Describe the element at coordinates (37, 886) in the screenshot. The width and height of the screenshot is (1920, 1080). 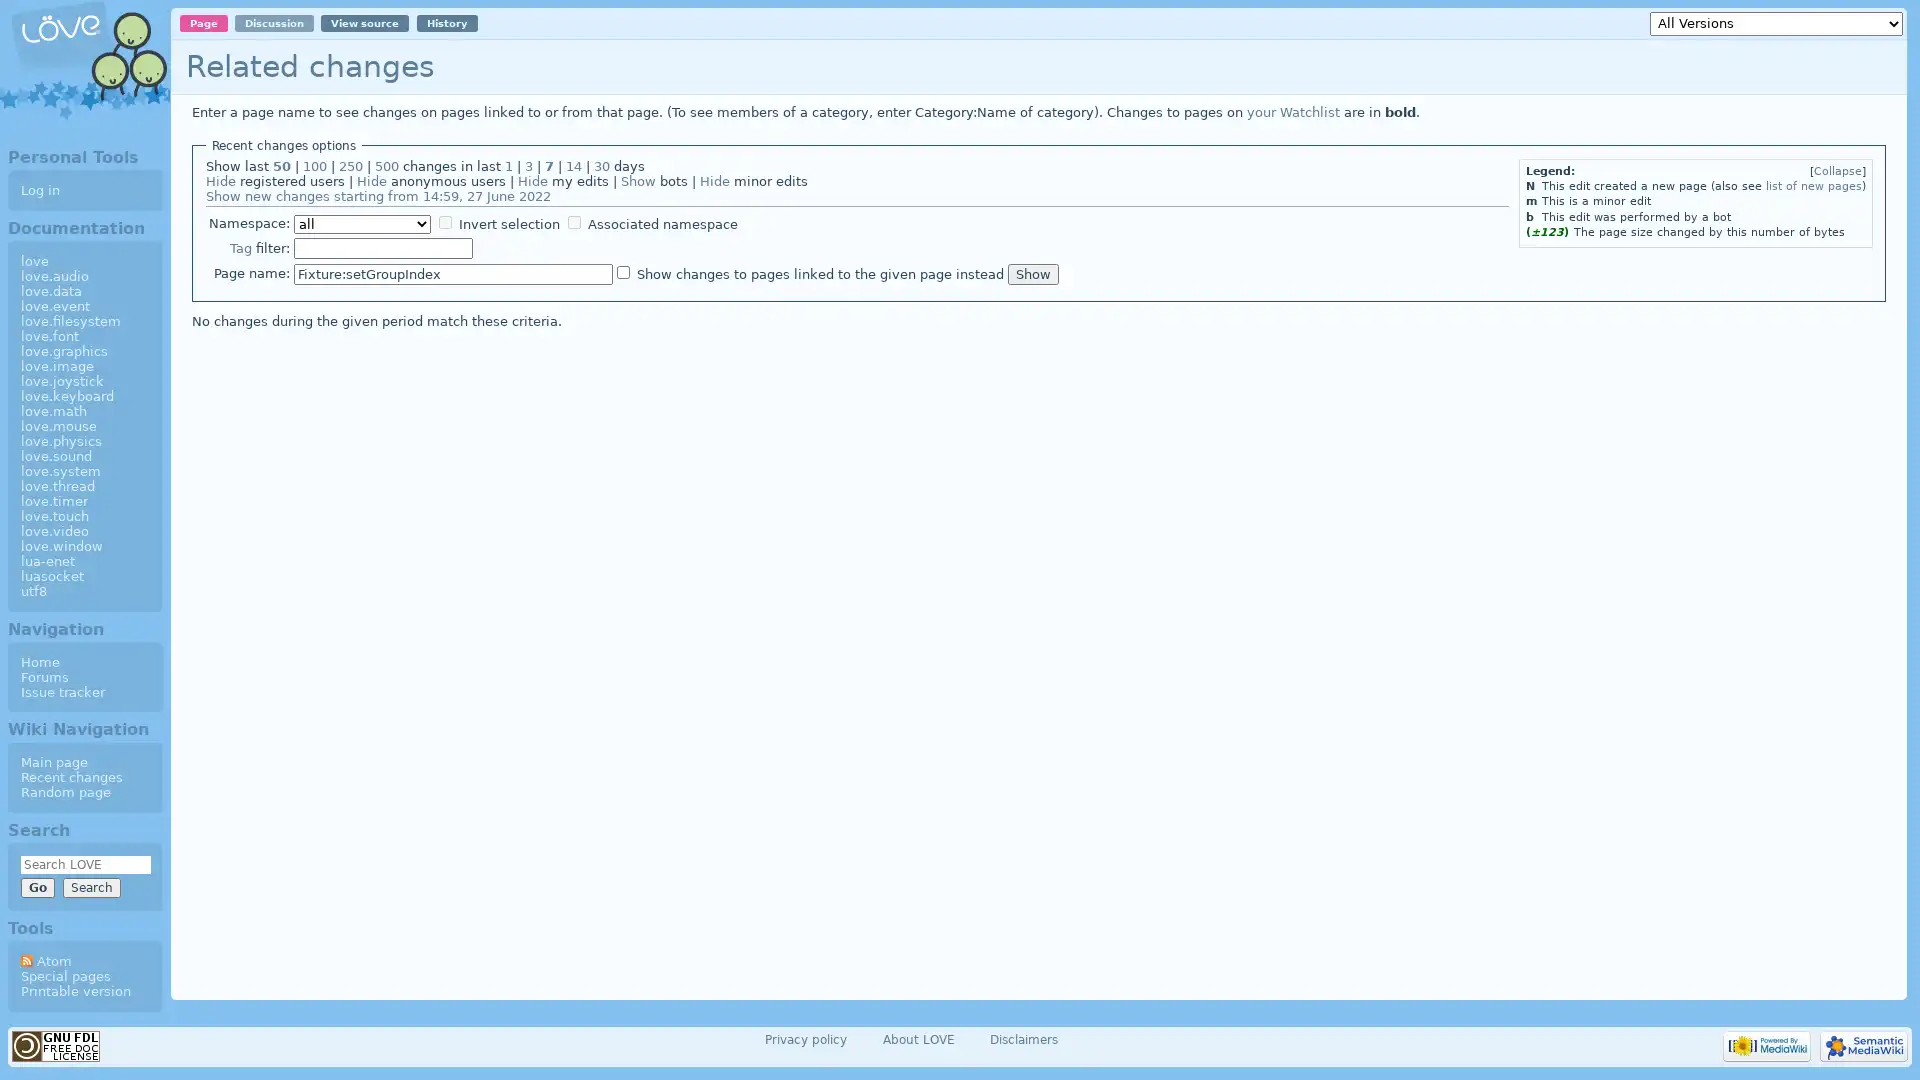
I see `Go` at that location.